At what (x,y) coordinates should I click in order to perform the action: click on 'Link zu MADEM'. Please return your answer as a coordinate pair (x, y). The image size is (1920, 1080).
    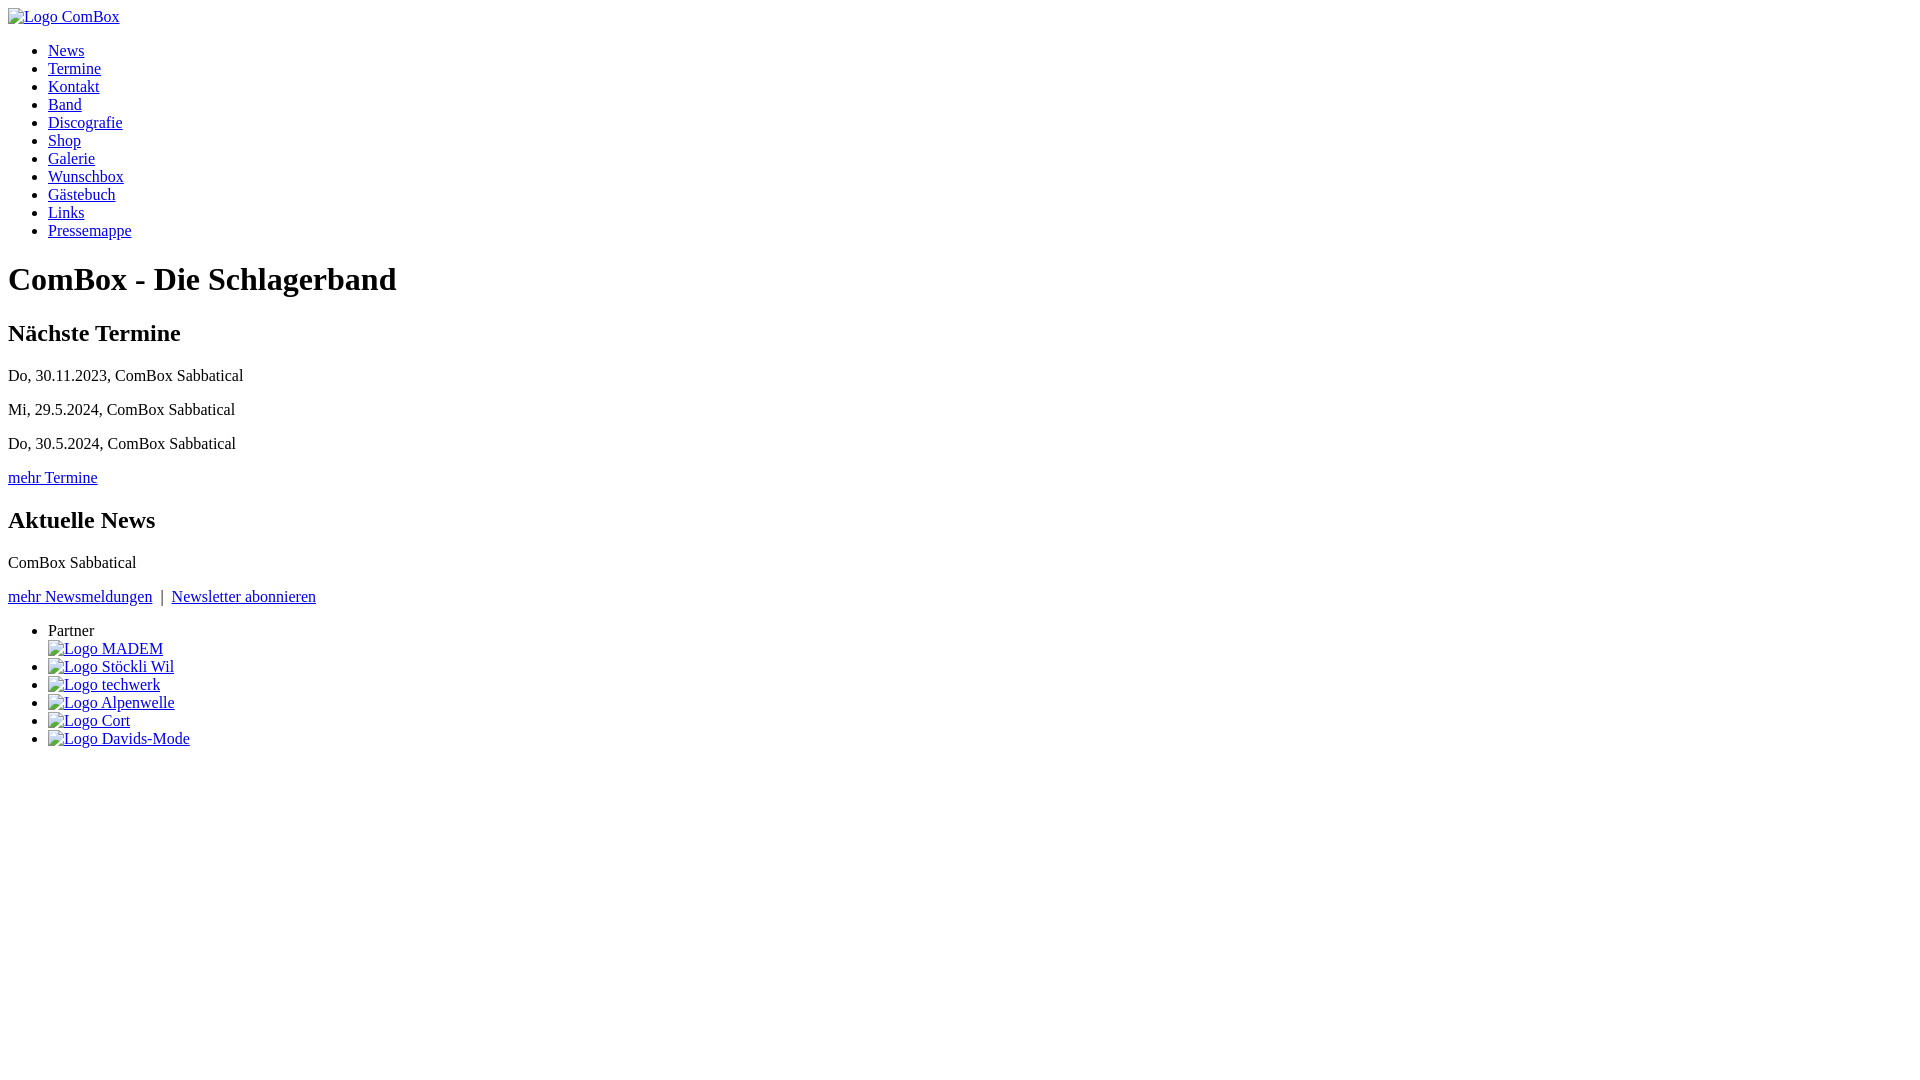
    Looking at the image, I should click on (104, 648).